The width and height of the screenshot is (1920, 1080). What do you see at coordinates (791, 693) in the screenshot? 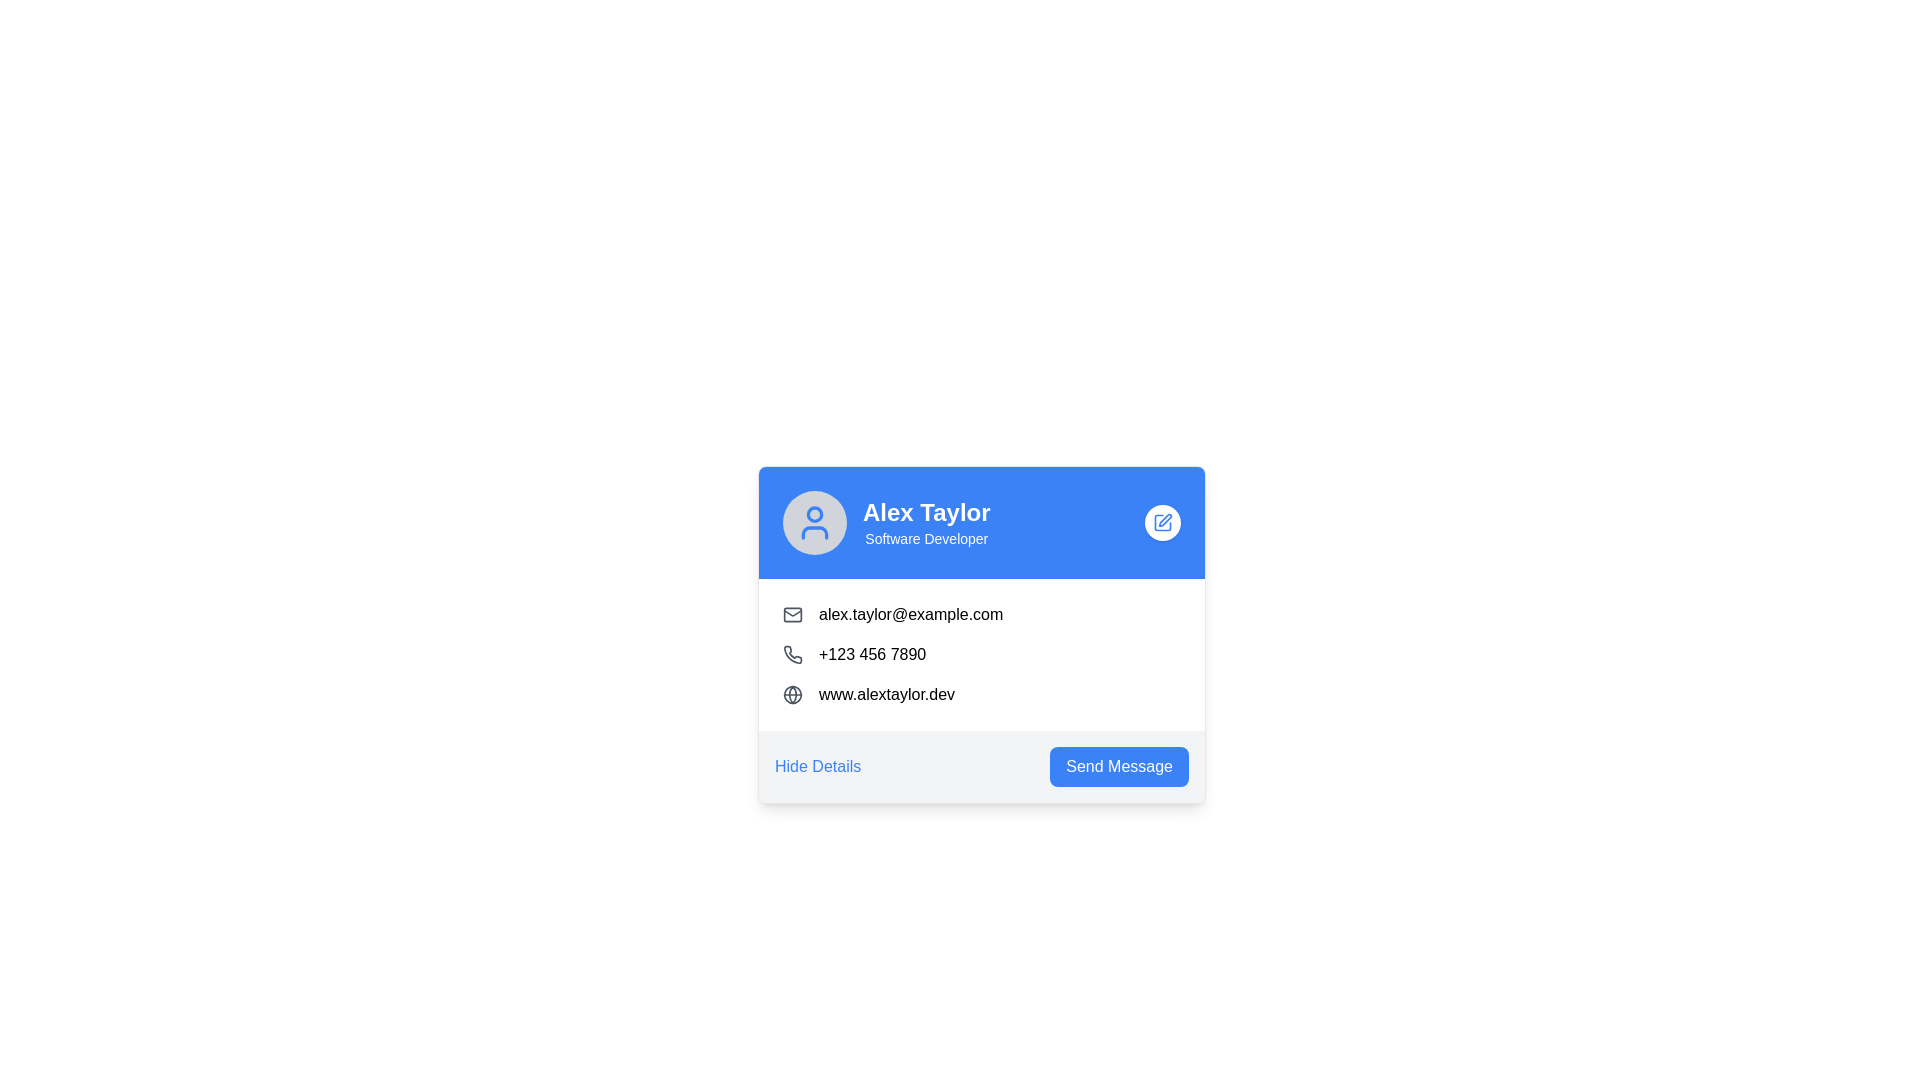
I see `the web globe icon located in the contact details section, which is positioned to the left of the text 'www.alextaylor.dev'` at bounding box center [791, 693].